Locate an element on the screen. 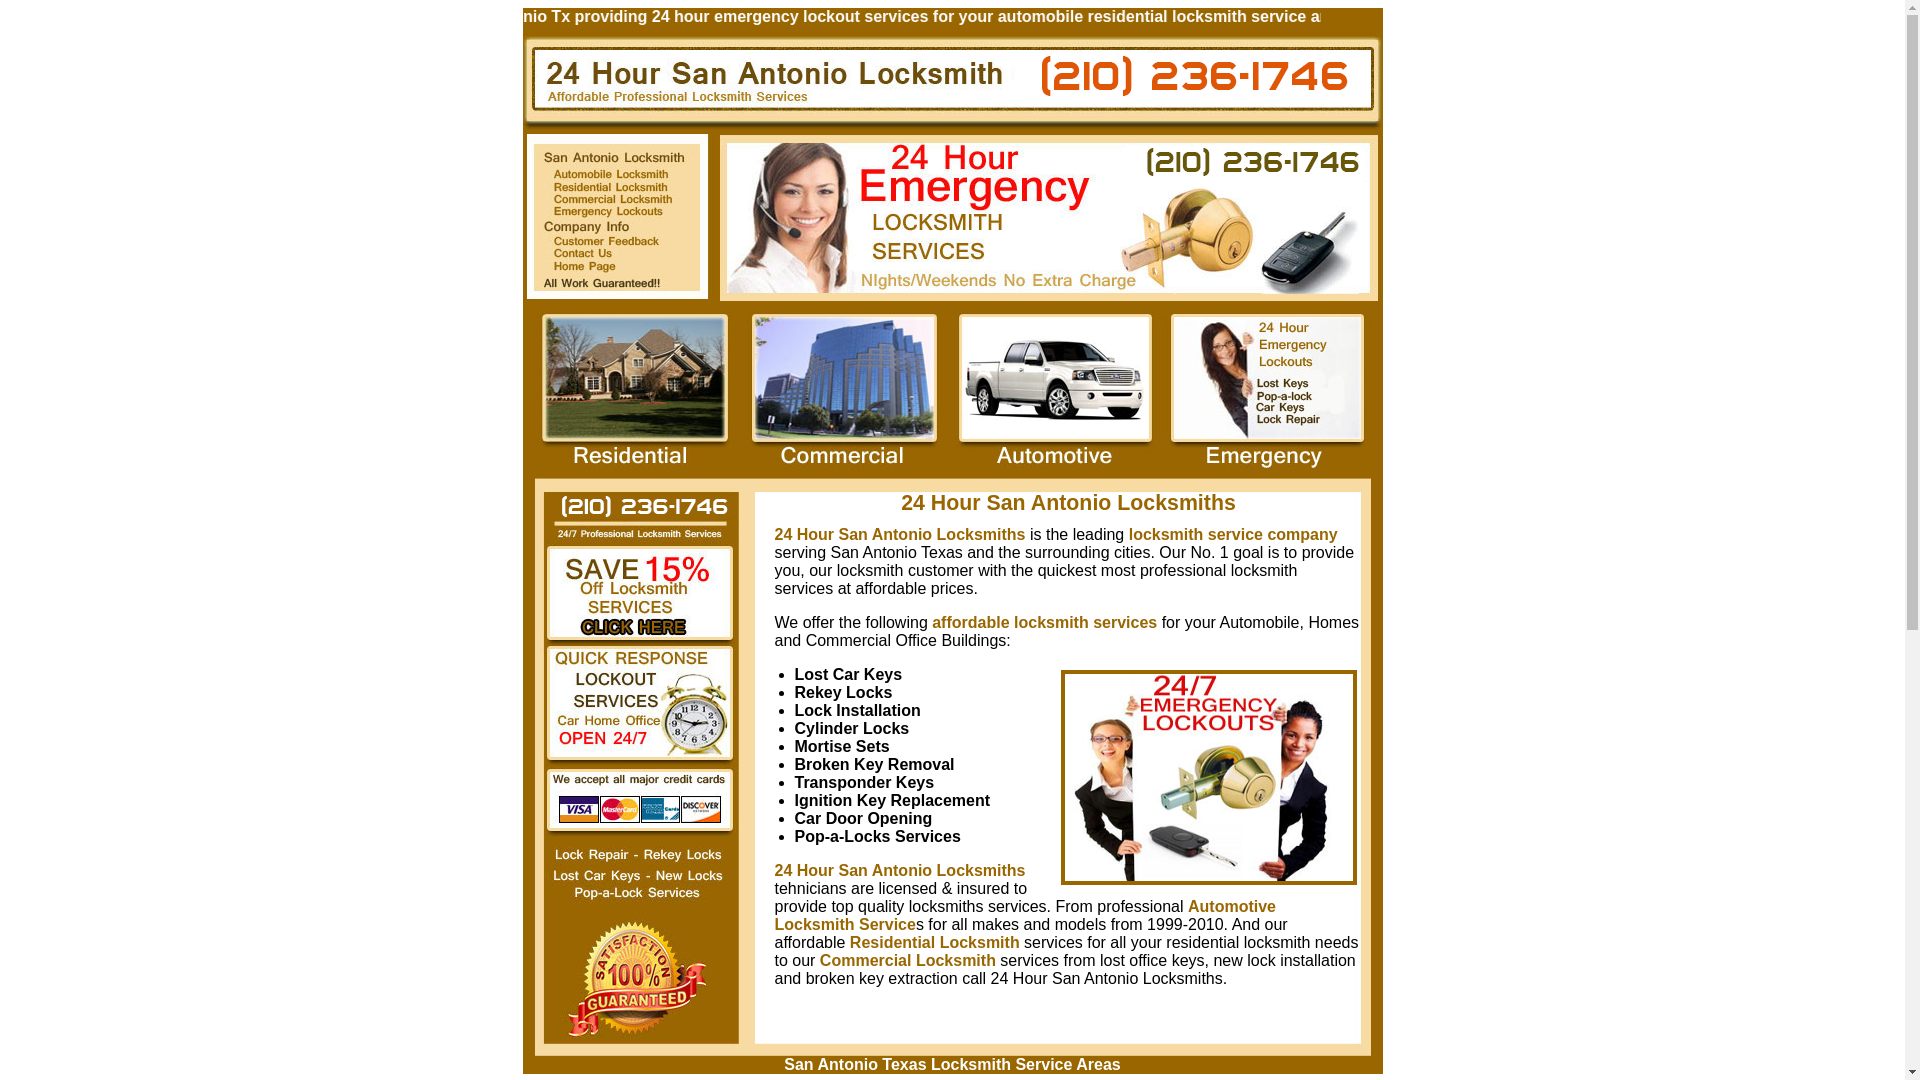 This screenshot has width=1920, height=1080. 'Automotive Locksmith Service' is located at coordinates (1025, 915).